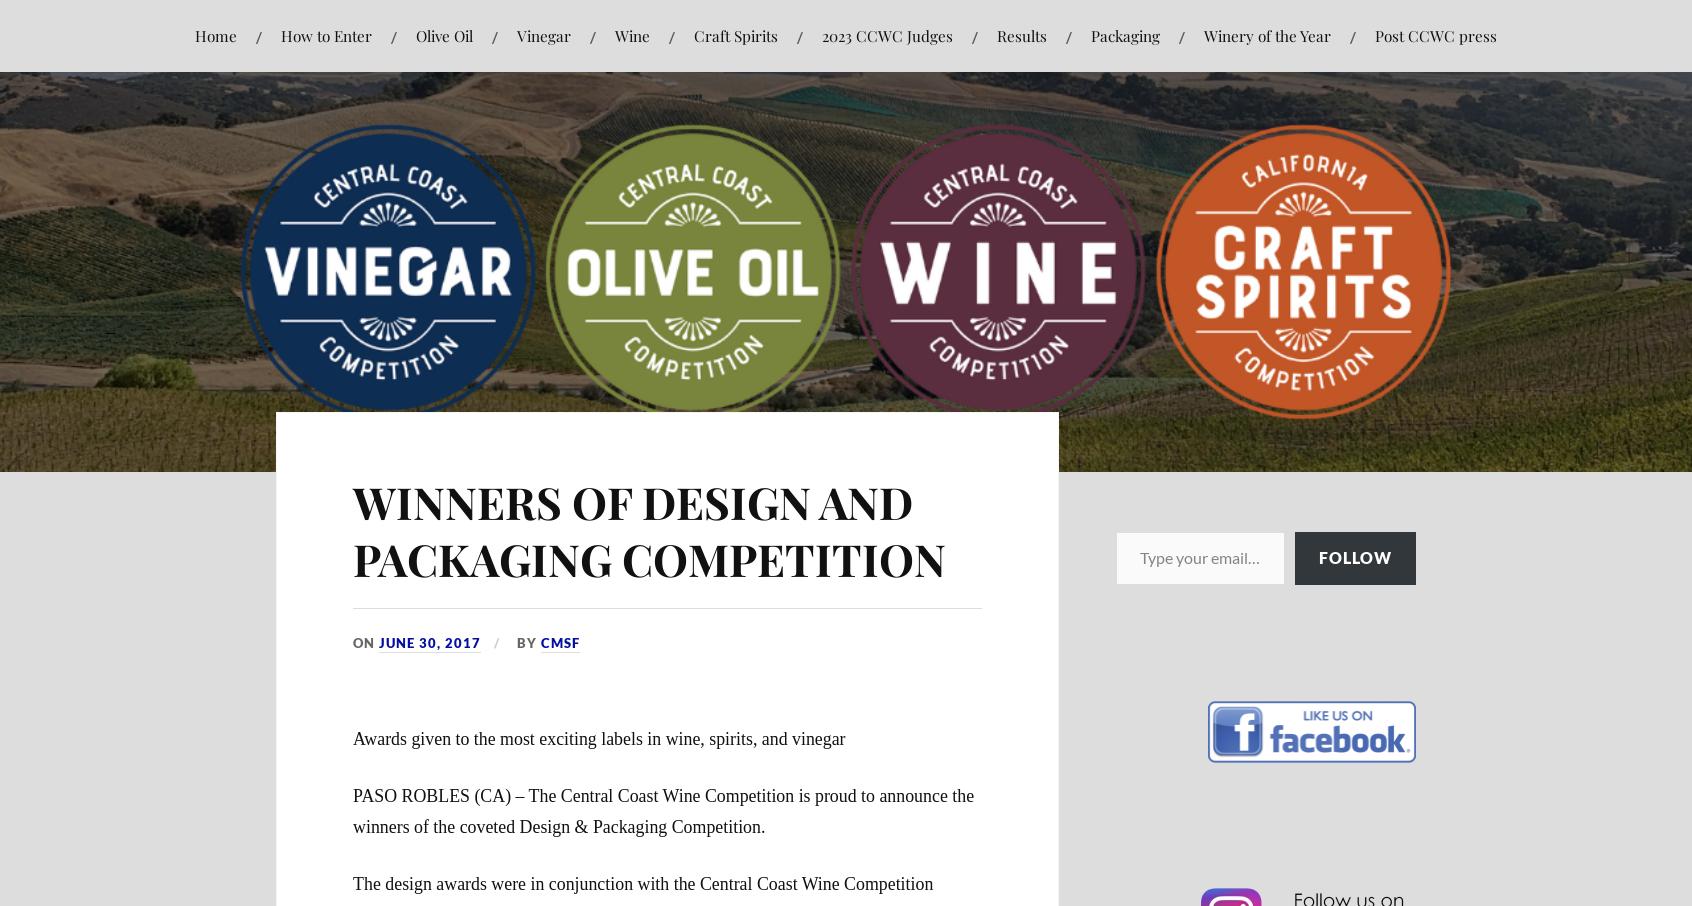 The width and height of the screenshot is (1692, 906). I want to click on 'Wine', so click(631, 34).